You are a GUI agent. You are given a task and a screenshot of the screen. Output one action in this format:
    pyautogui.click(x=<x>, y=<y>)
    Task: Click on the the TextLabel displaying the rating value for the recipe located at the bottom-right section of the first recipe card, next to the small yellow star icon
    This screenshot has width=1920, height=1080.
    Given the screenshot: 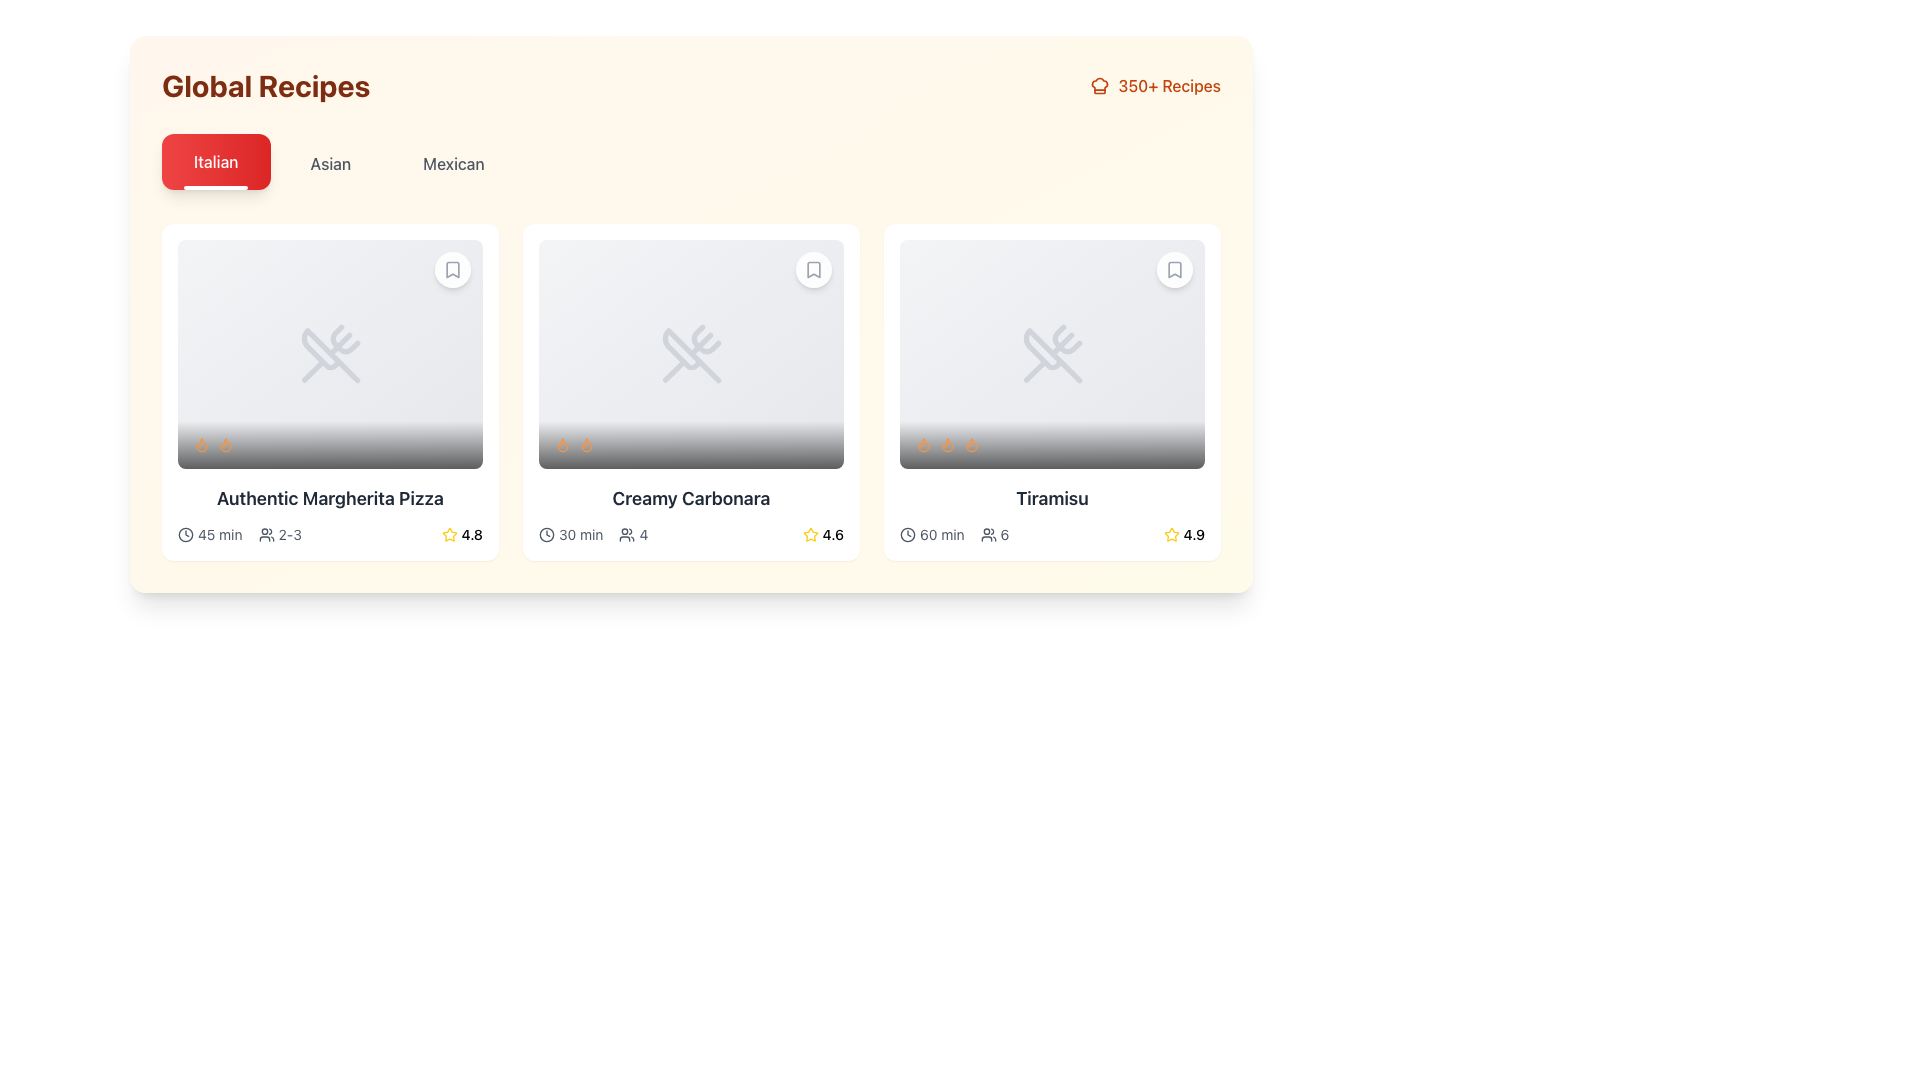 What is the action you would take?
    pyautogui.click(x=471, y=533)
    